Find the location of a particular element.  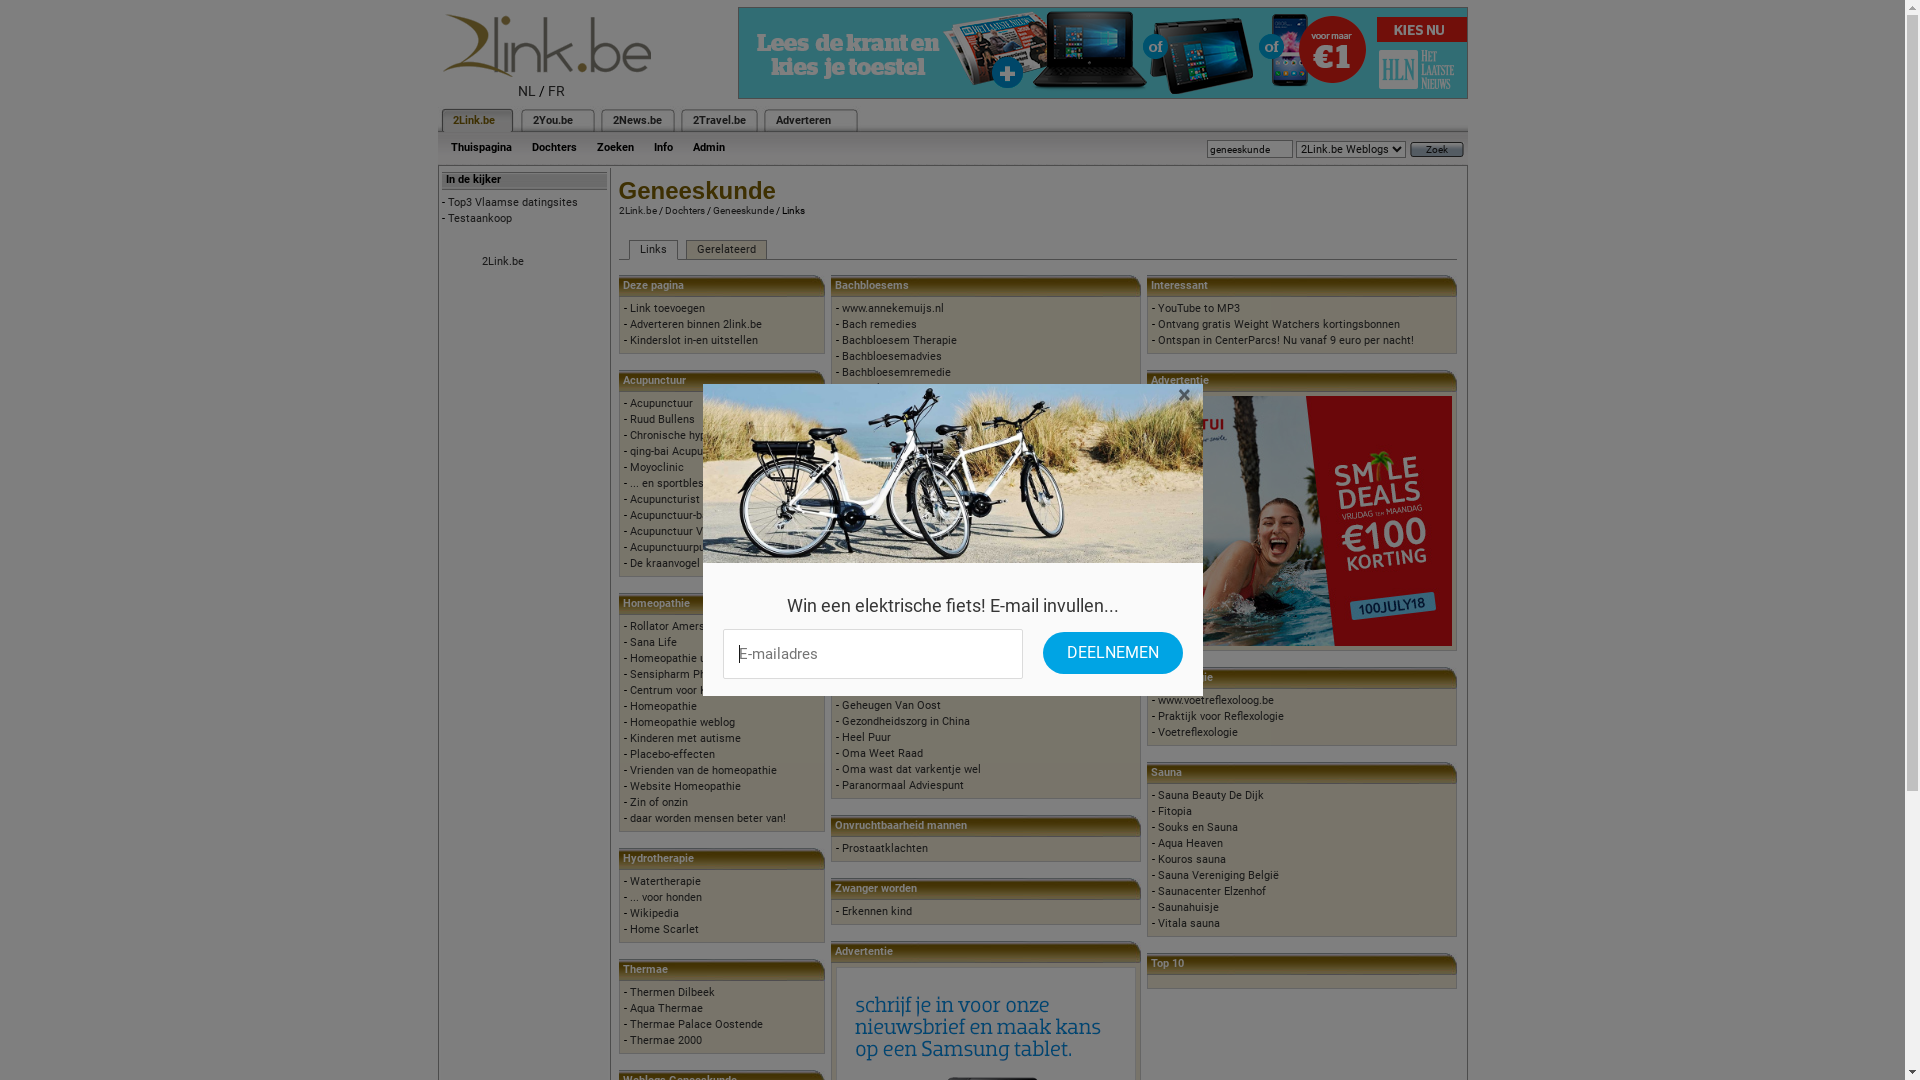

'Link toevoegen' is located at coordinates (667, 308).